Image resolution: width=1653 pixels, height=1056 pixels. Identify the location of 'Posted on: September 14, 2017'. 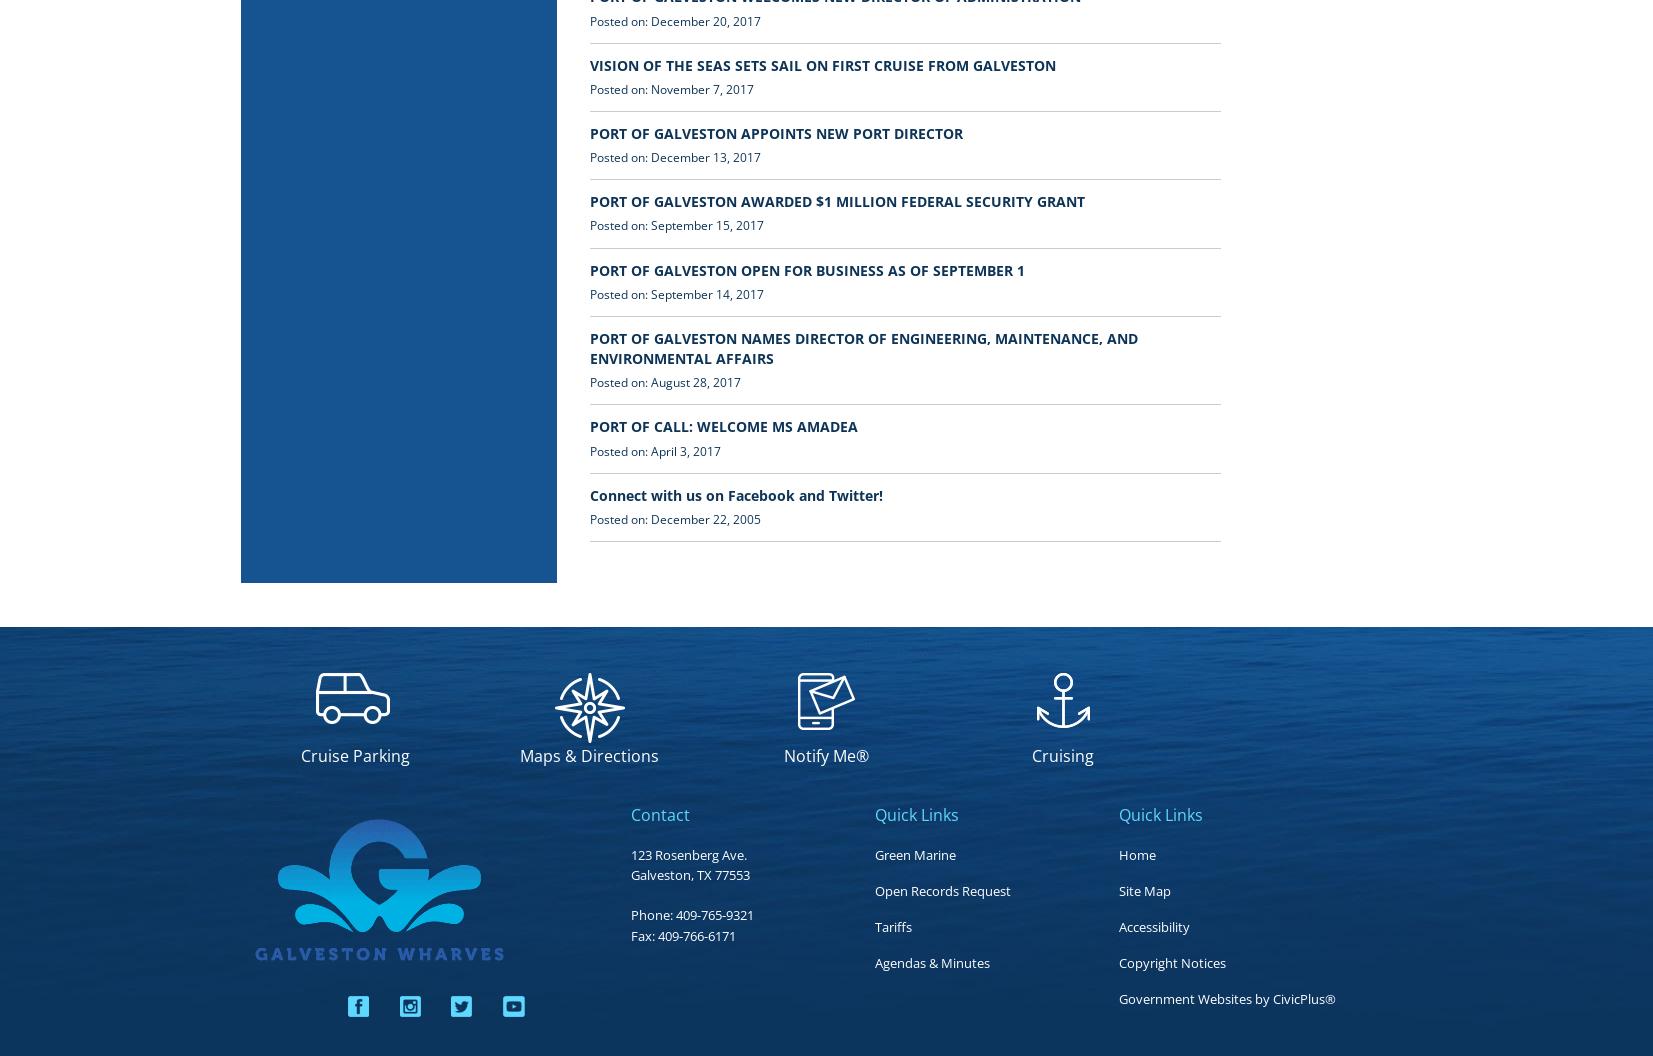
(676, 293).